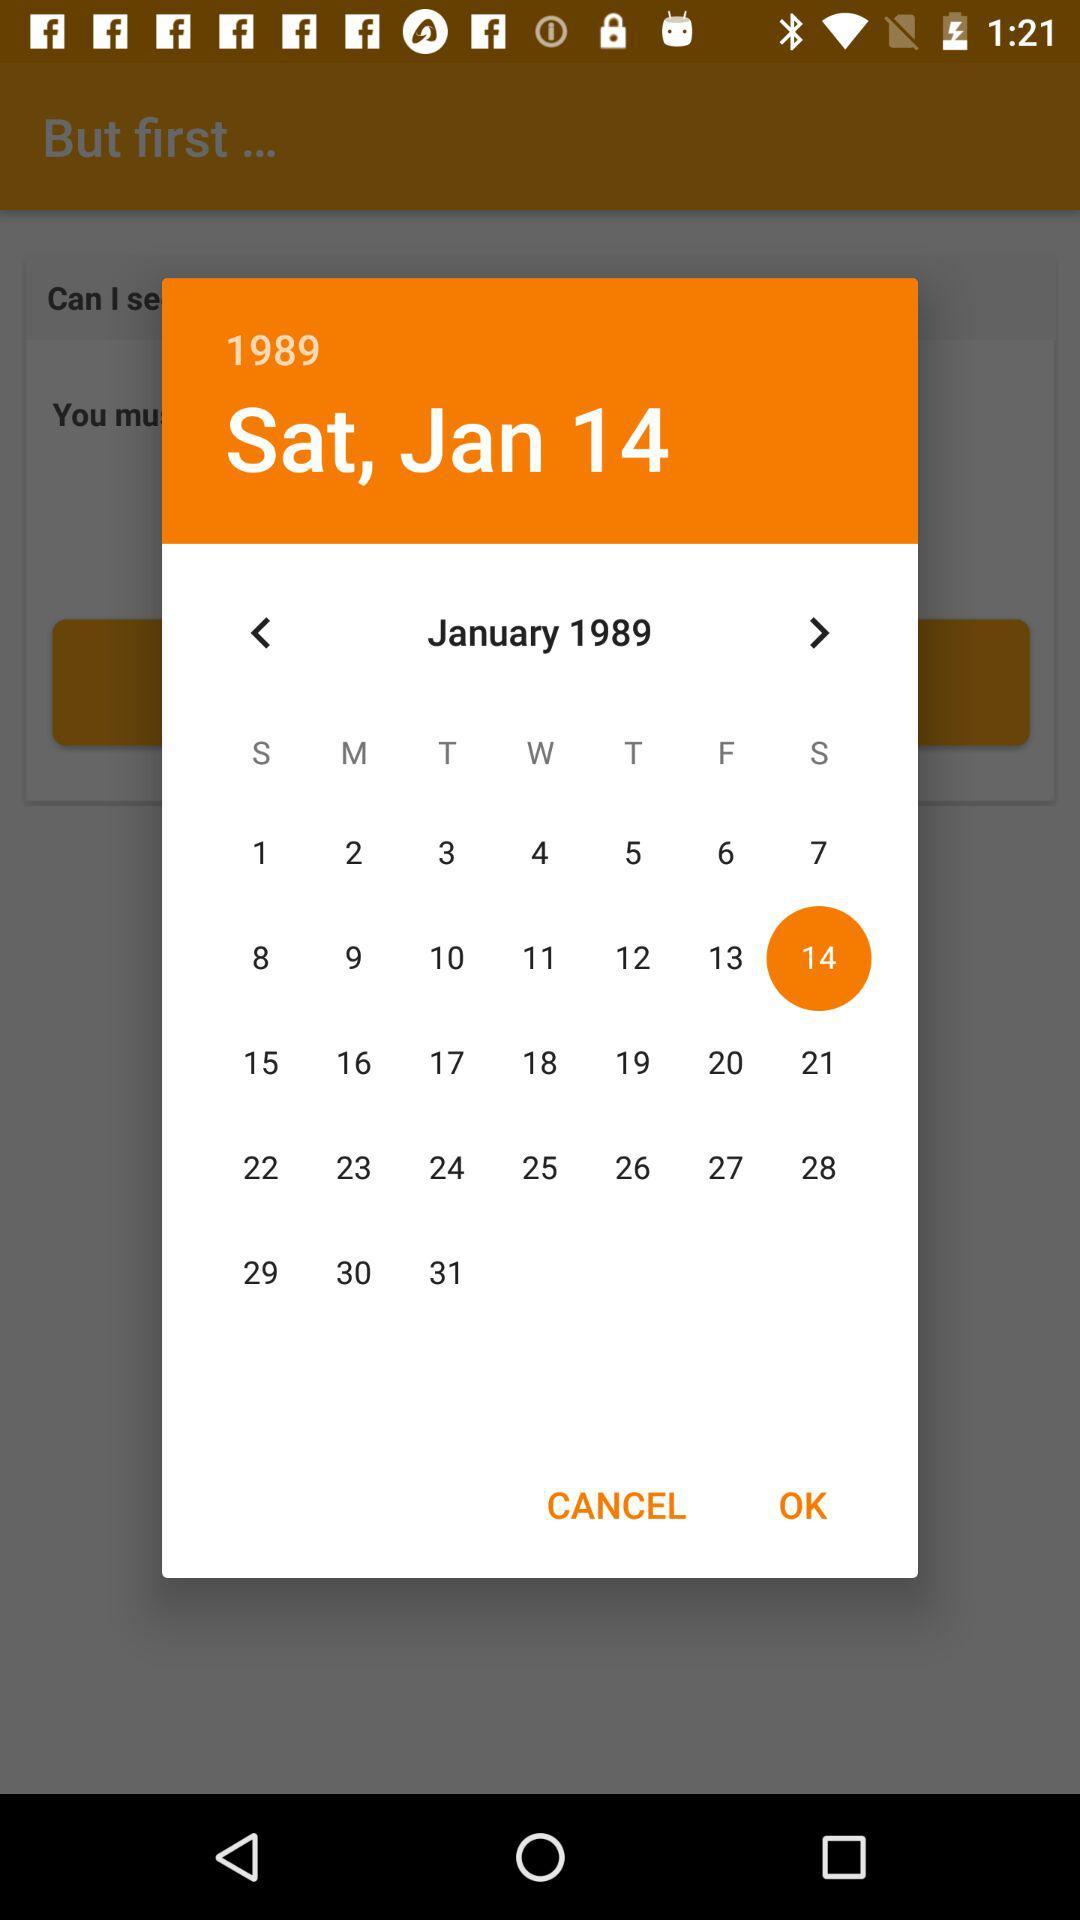 Image resolution: width=1080 pixels, height=1920 pixels. Describe the element at coordinates (801, 1504) in the screenshot. I see `ok icon` at that location.